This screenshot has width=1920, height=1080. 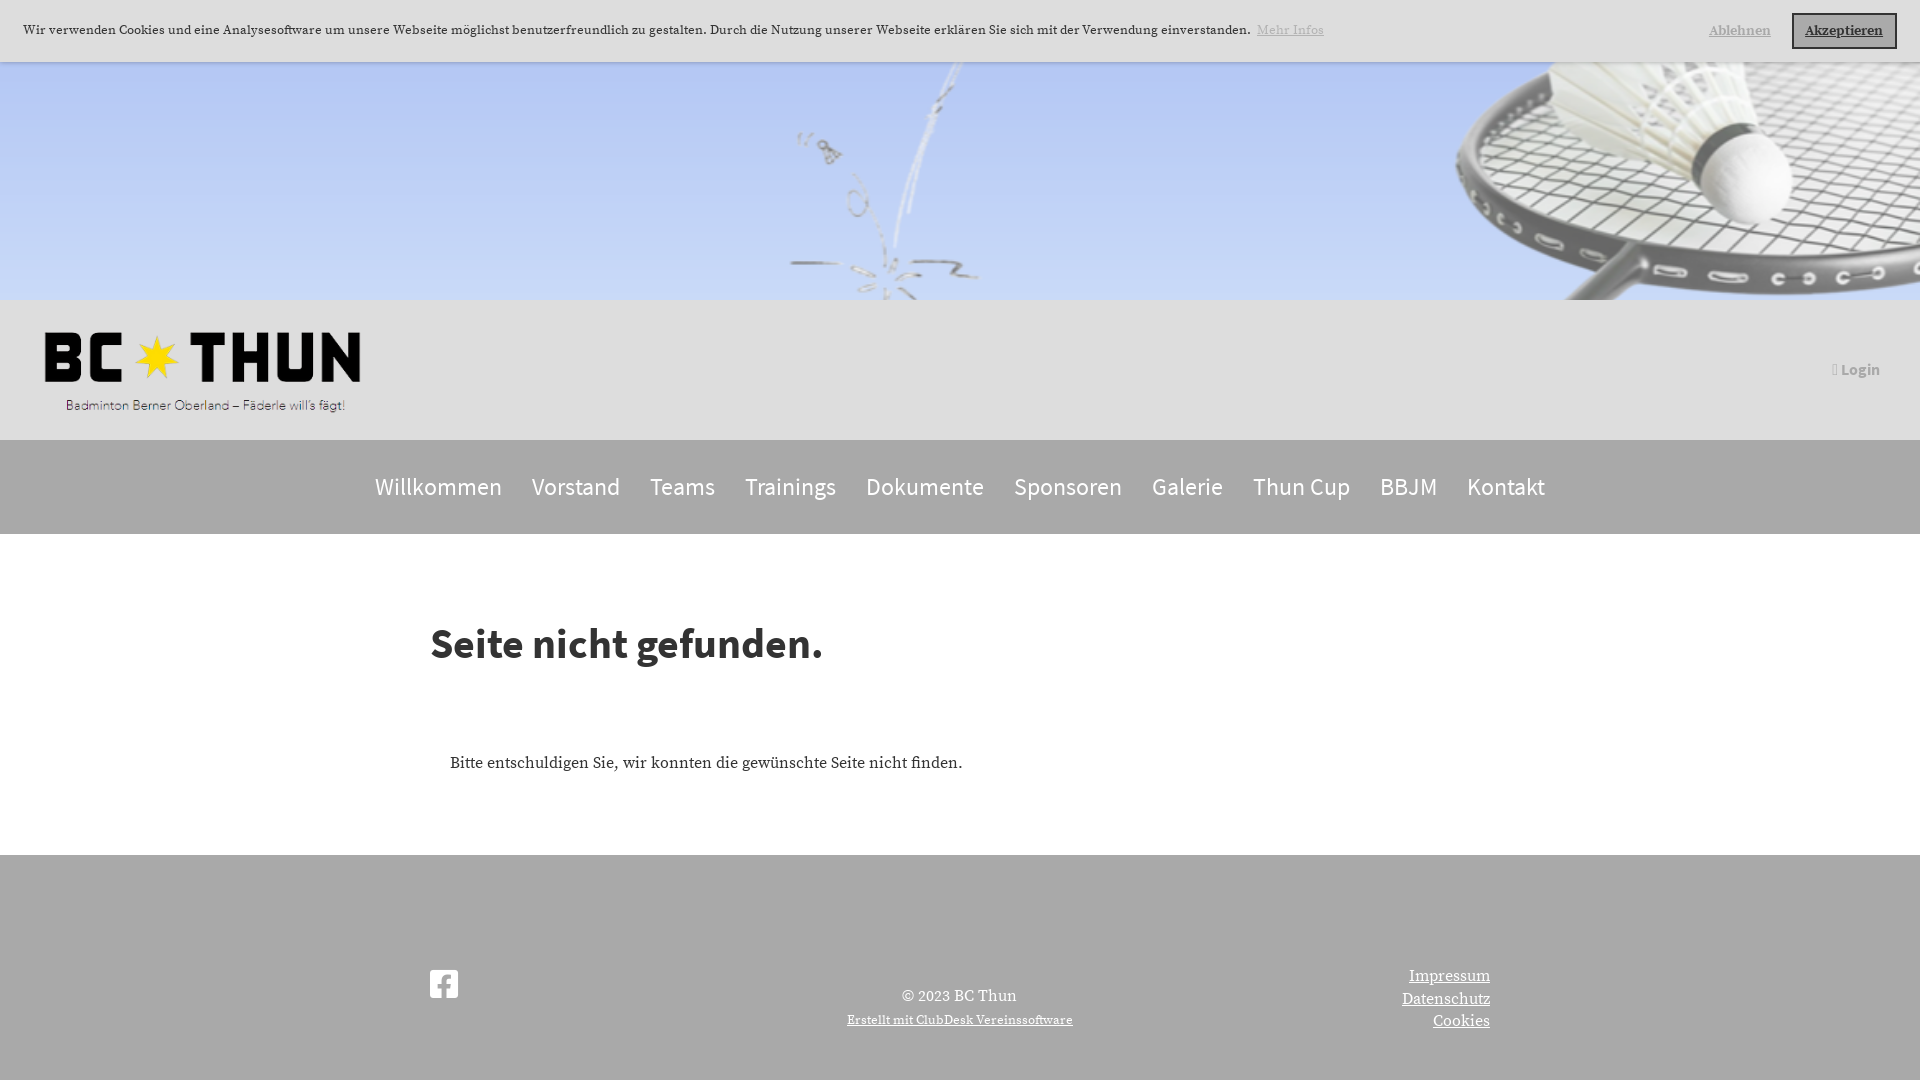 I want to click on 'Sponsoren', so click(x=998, y=486).